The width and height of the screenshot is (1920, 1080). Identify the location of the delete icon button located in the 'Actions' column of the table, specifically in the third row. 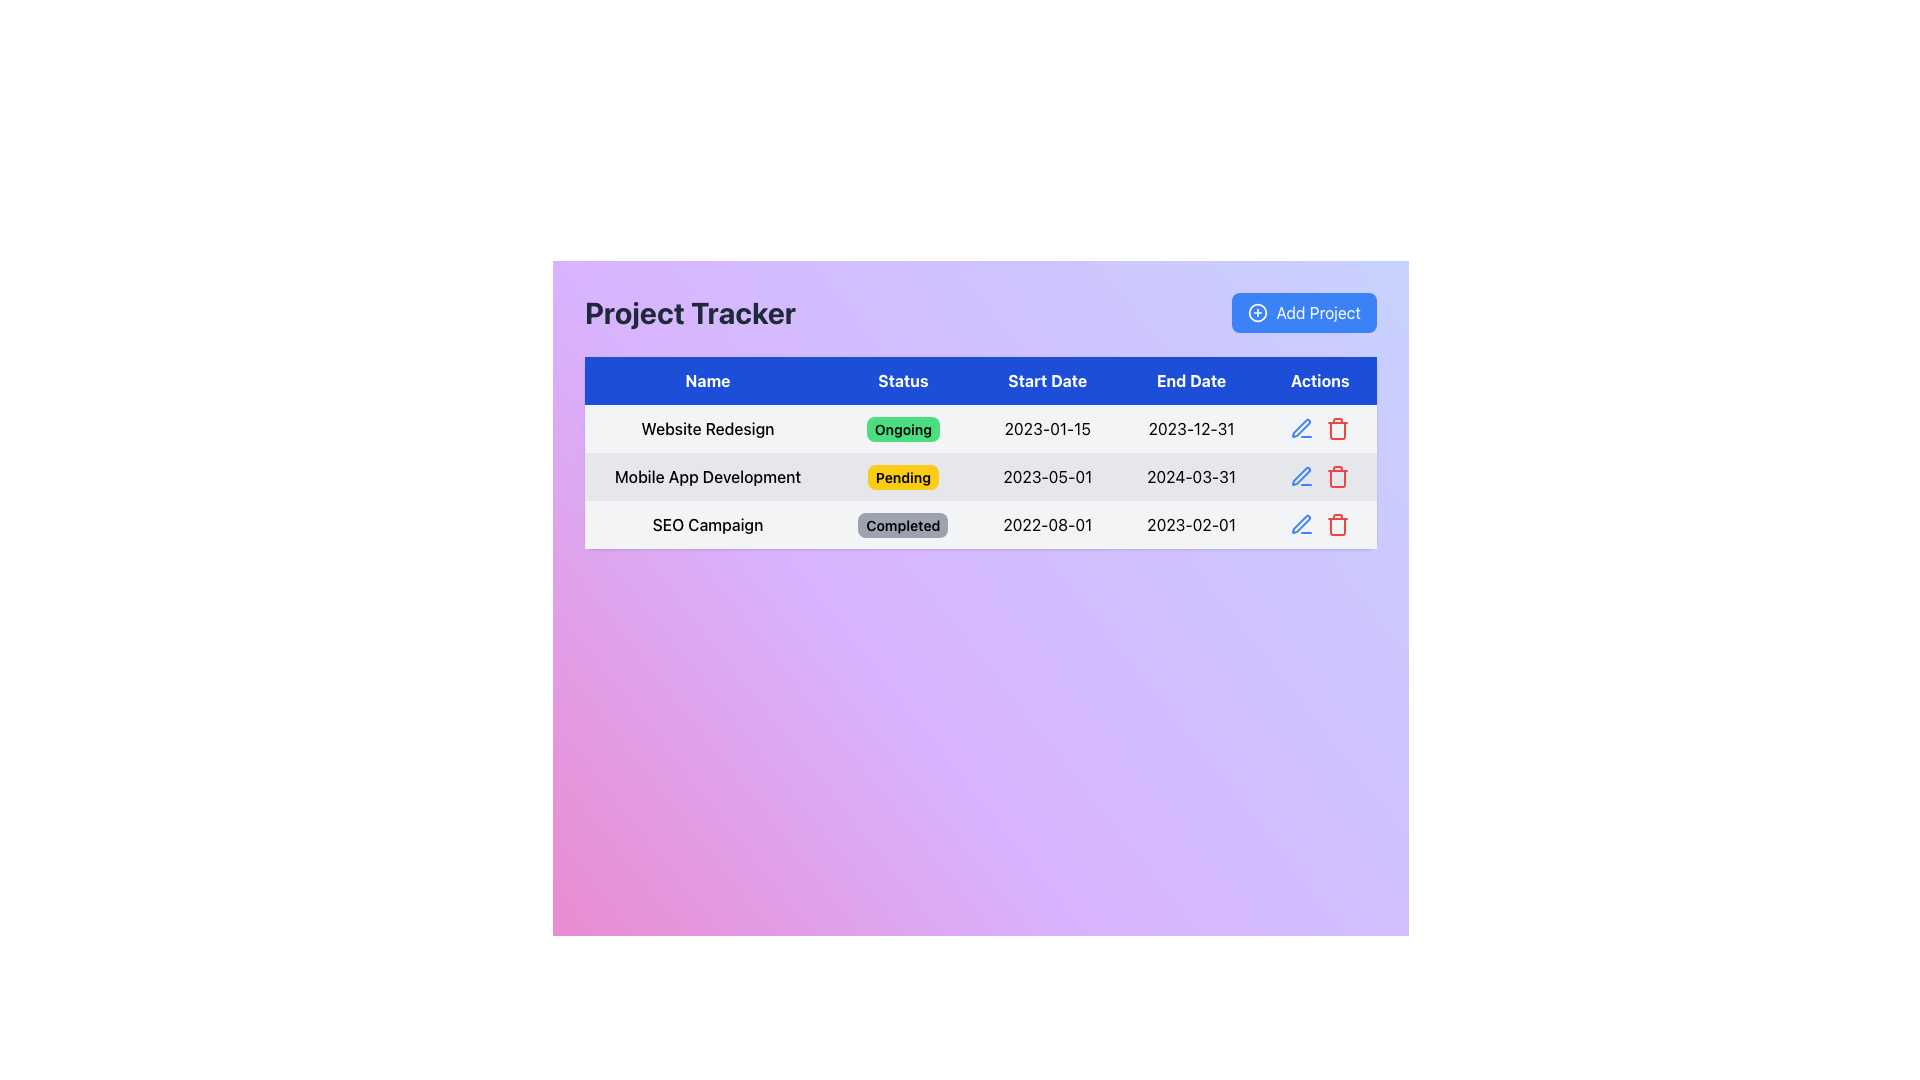
(1338, 477).